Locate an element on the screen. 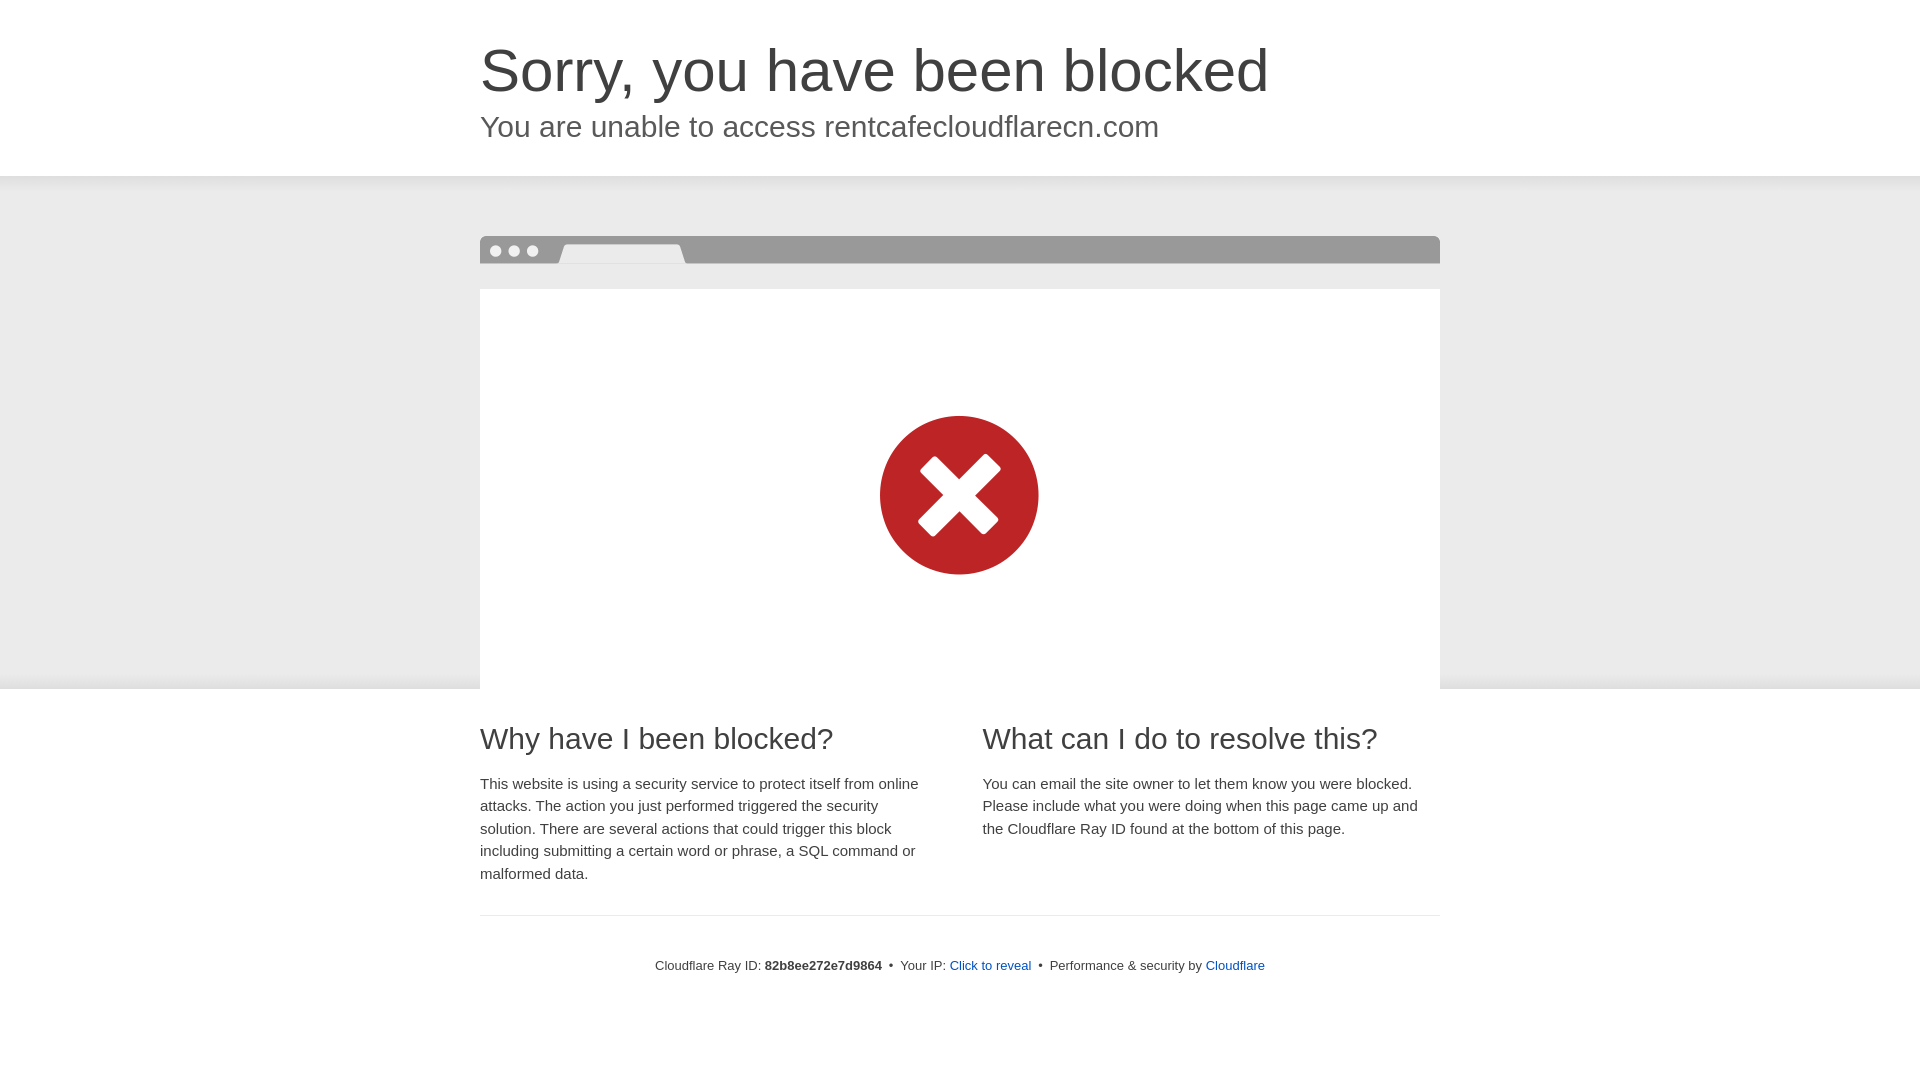 Image resolution: width=1920 pixels, height=1080 pixels. 'Click to reveal' is located at coordinates (949, 964).